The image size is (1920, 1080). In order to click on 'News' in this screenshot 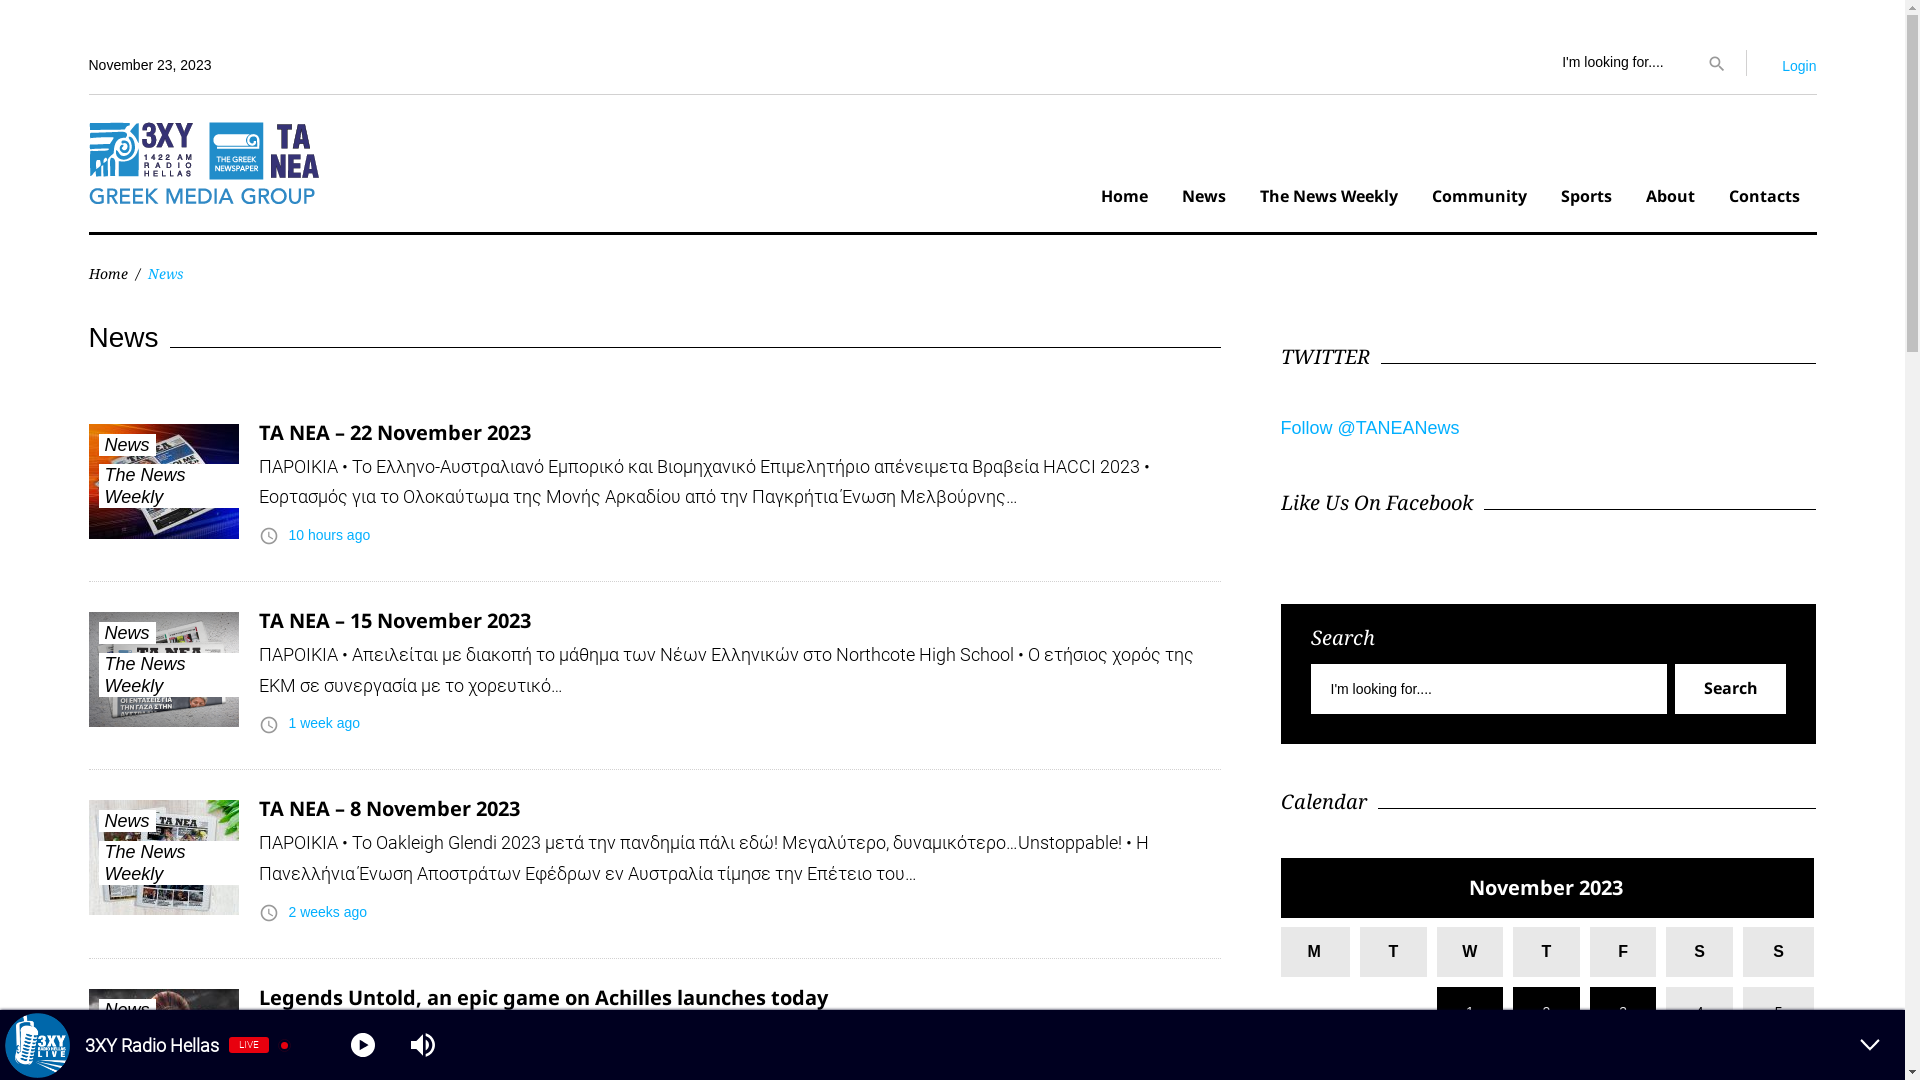, I will do `click(1202, 199)`.